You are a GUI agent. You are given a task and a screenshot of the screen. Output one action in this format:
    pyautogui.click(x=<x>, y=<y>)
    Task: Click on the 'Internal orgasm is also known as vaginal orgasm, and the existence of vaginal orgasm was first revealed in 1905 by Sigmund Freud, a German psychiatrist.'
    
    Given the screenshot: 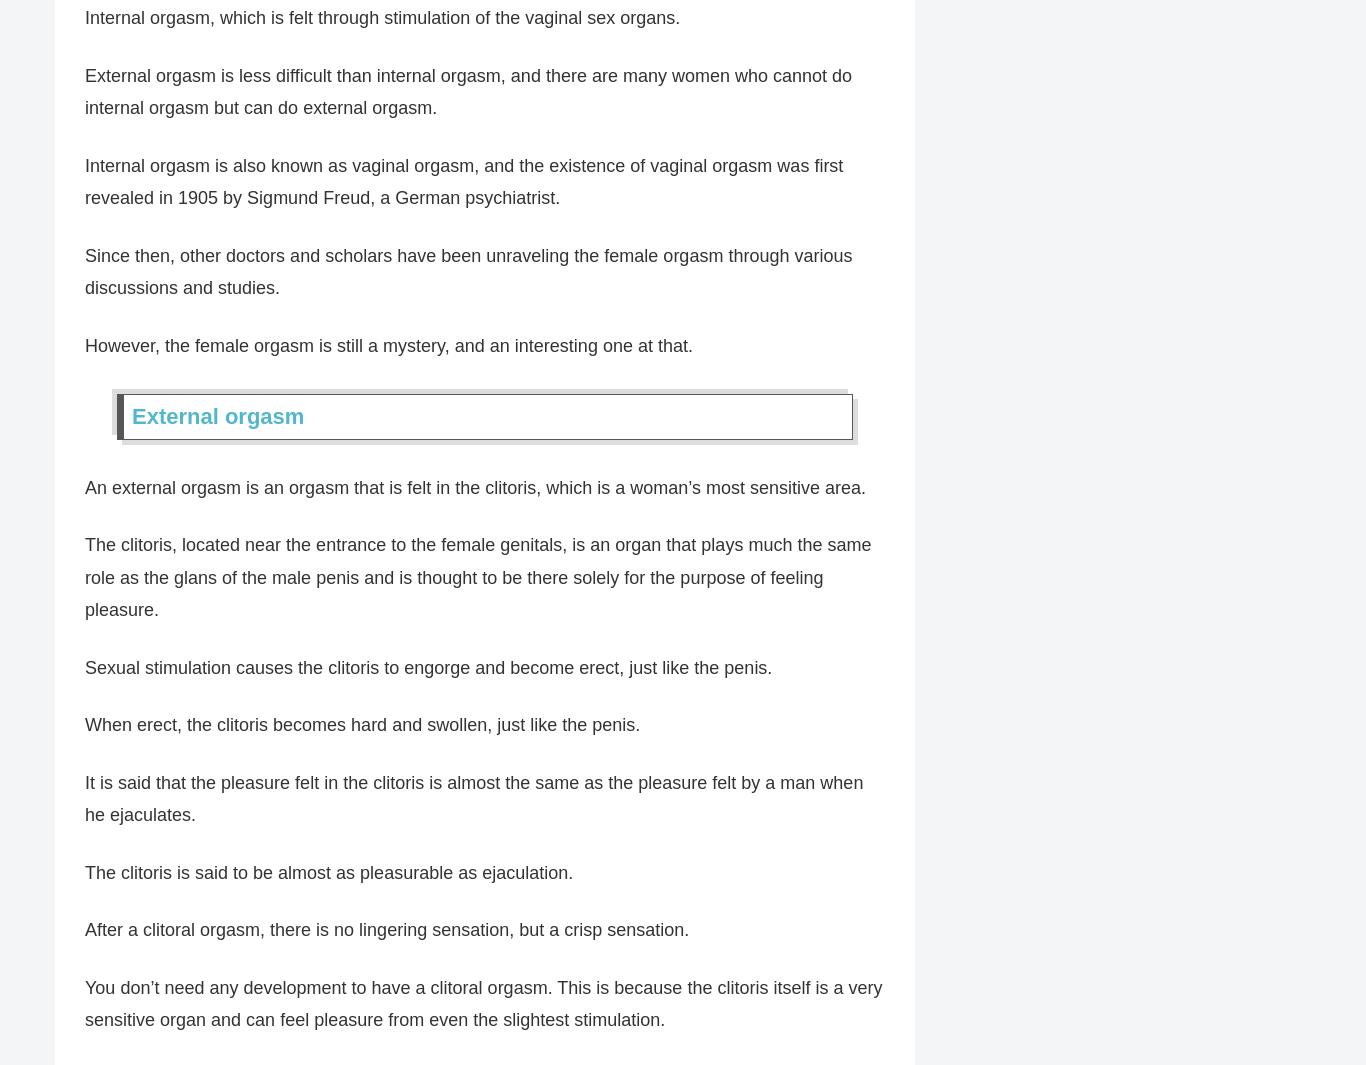 What is the action you would take?
    pyautogui.click(x=464, y=180)
    